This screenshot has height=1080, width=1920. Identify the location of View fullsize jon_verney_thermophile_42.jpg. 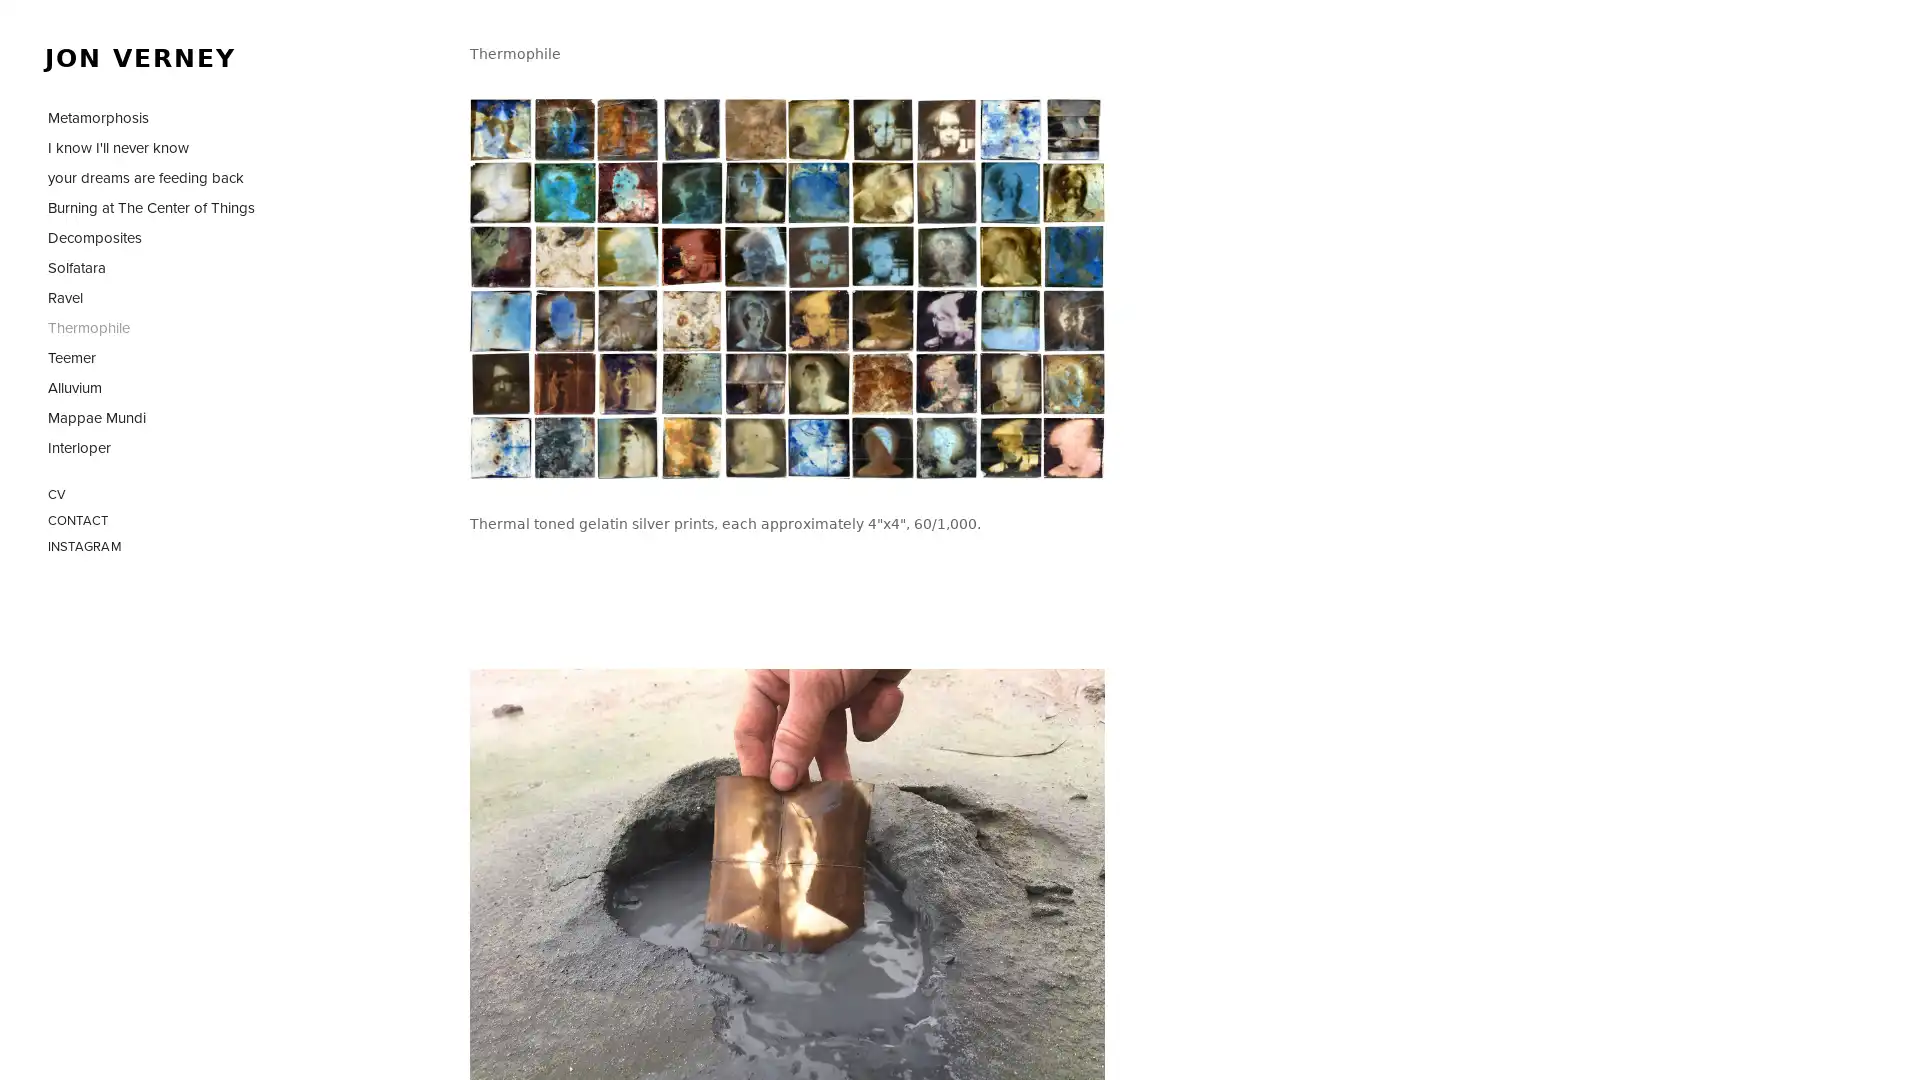
(691, 384).